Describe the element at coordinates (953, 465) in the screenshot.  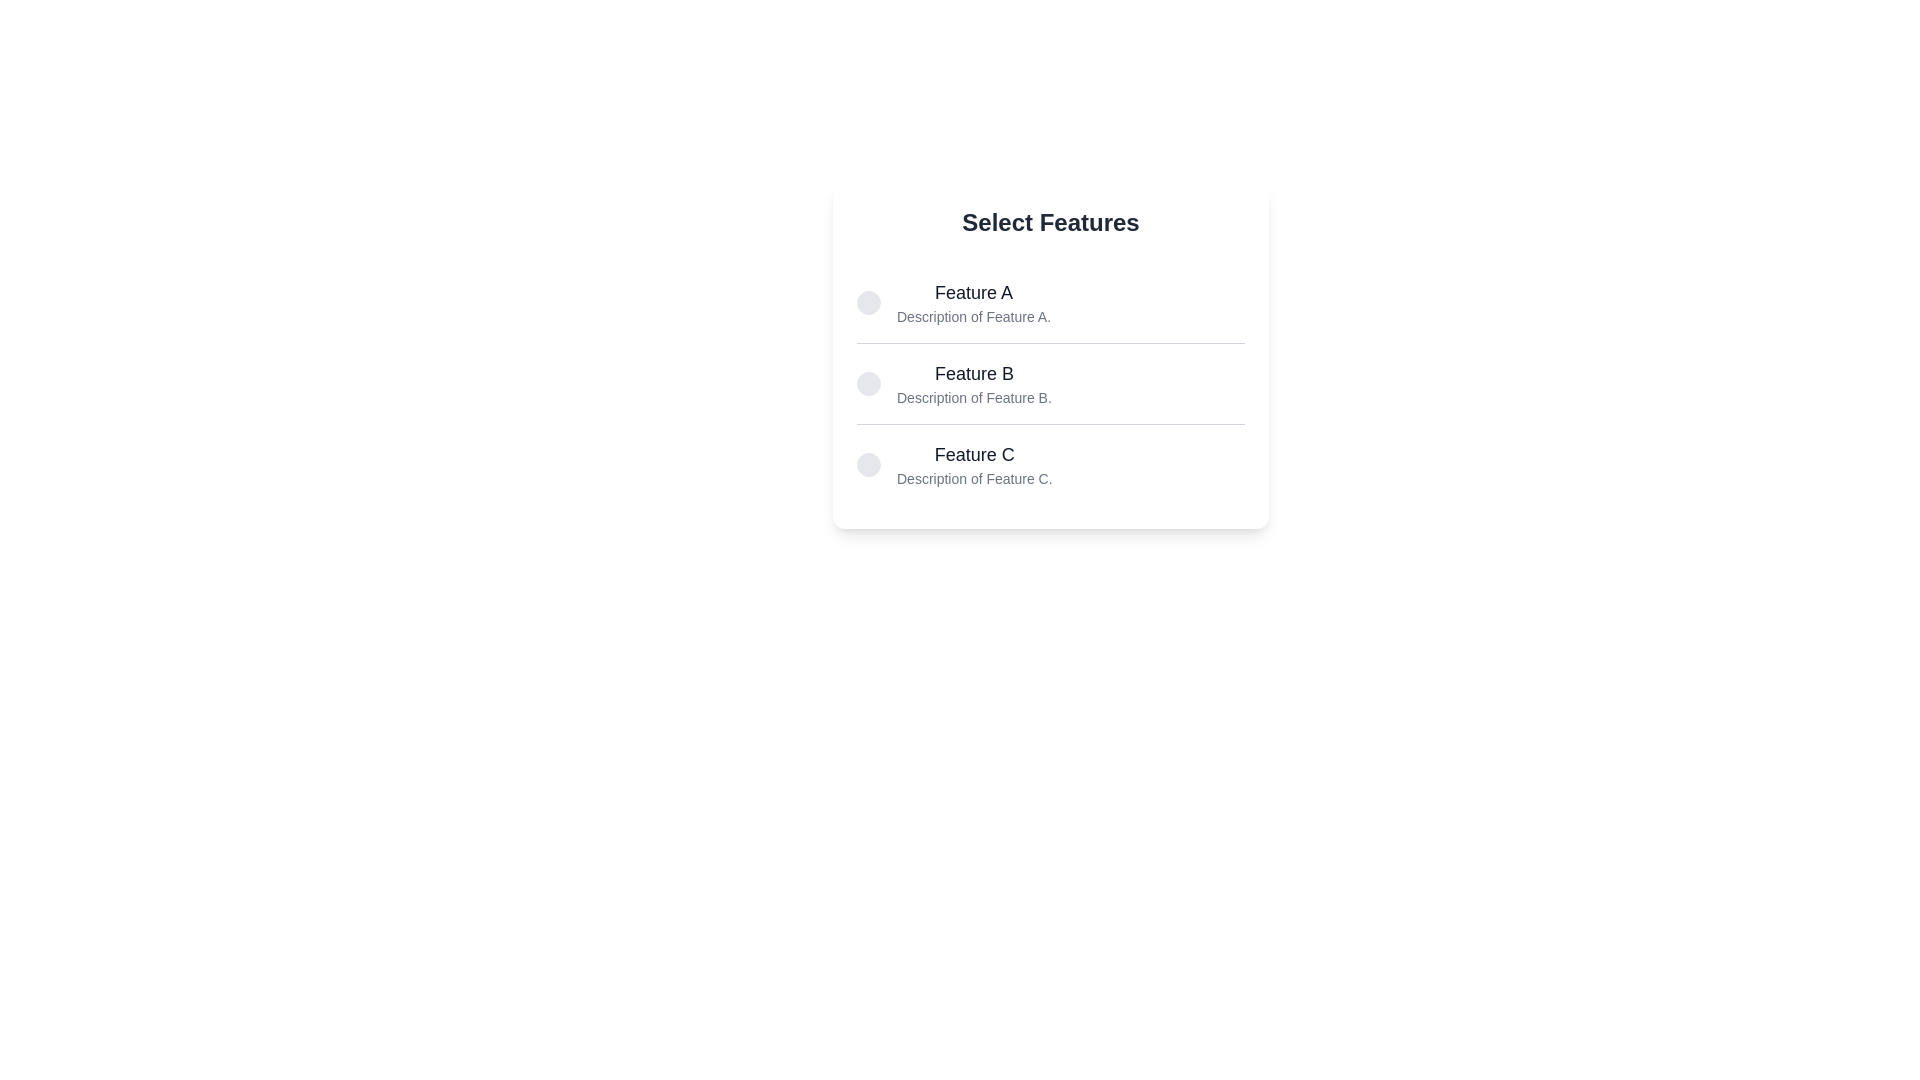
I see `the third list item labeled 'Feature C'` at that location.